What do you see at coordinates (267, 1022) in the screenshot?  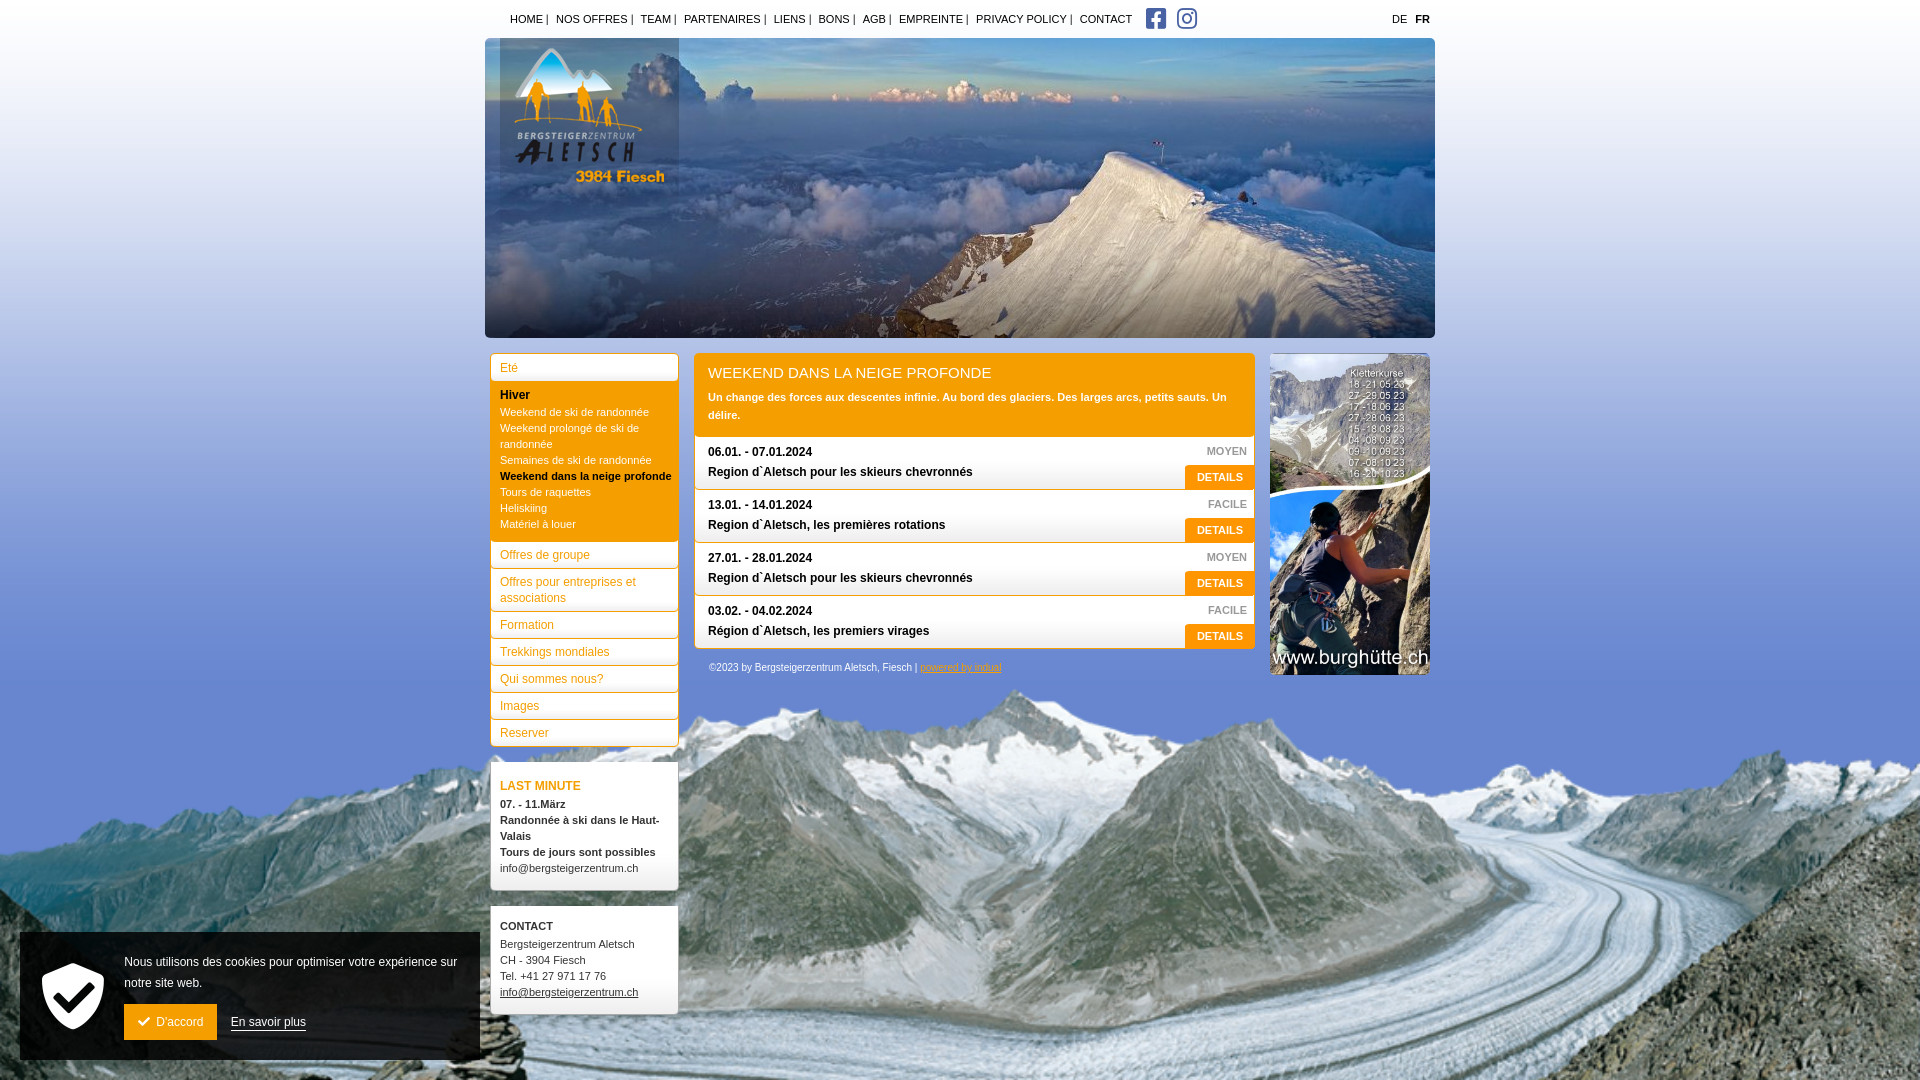 I see `'En savoir plus'` at bounding box center [267, 1022].